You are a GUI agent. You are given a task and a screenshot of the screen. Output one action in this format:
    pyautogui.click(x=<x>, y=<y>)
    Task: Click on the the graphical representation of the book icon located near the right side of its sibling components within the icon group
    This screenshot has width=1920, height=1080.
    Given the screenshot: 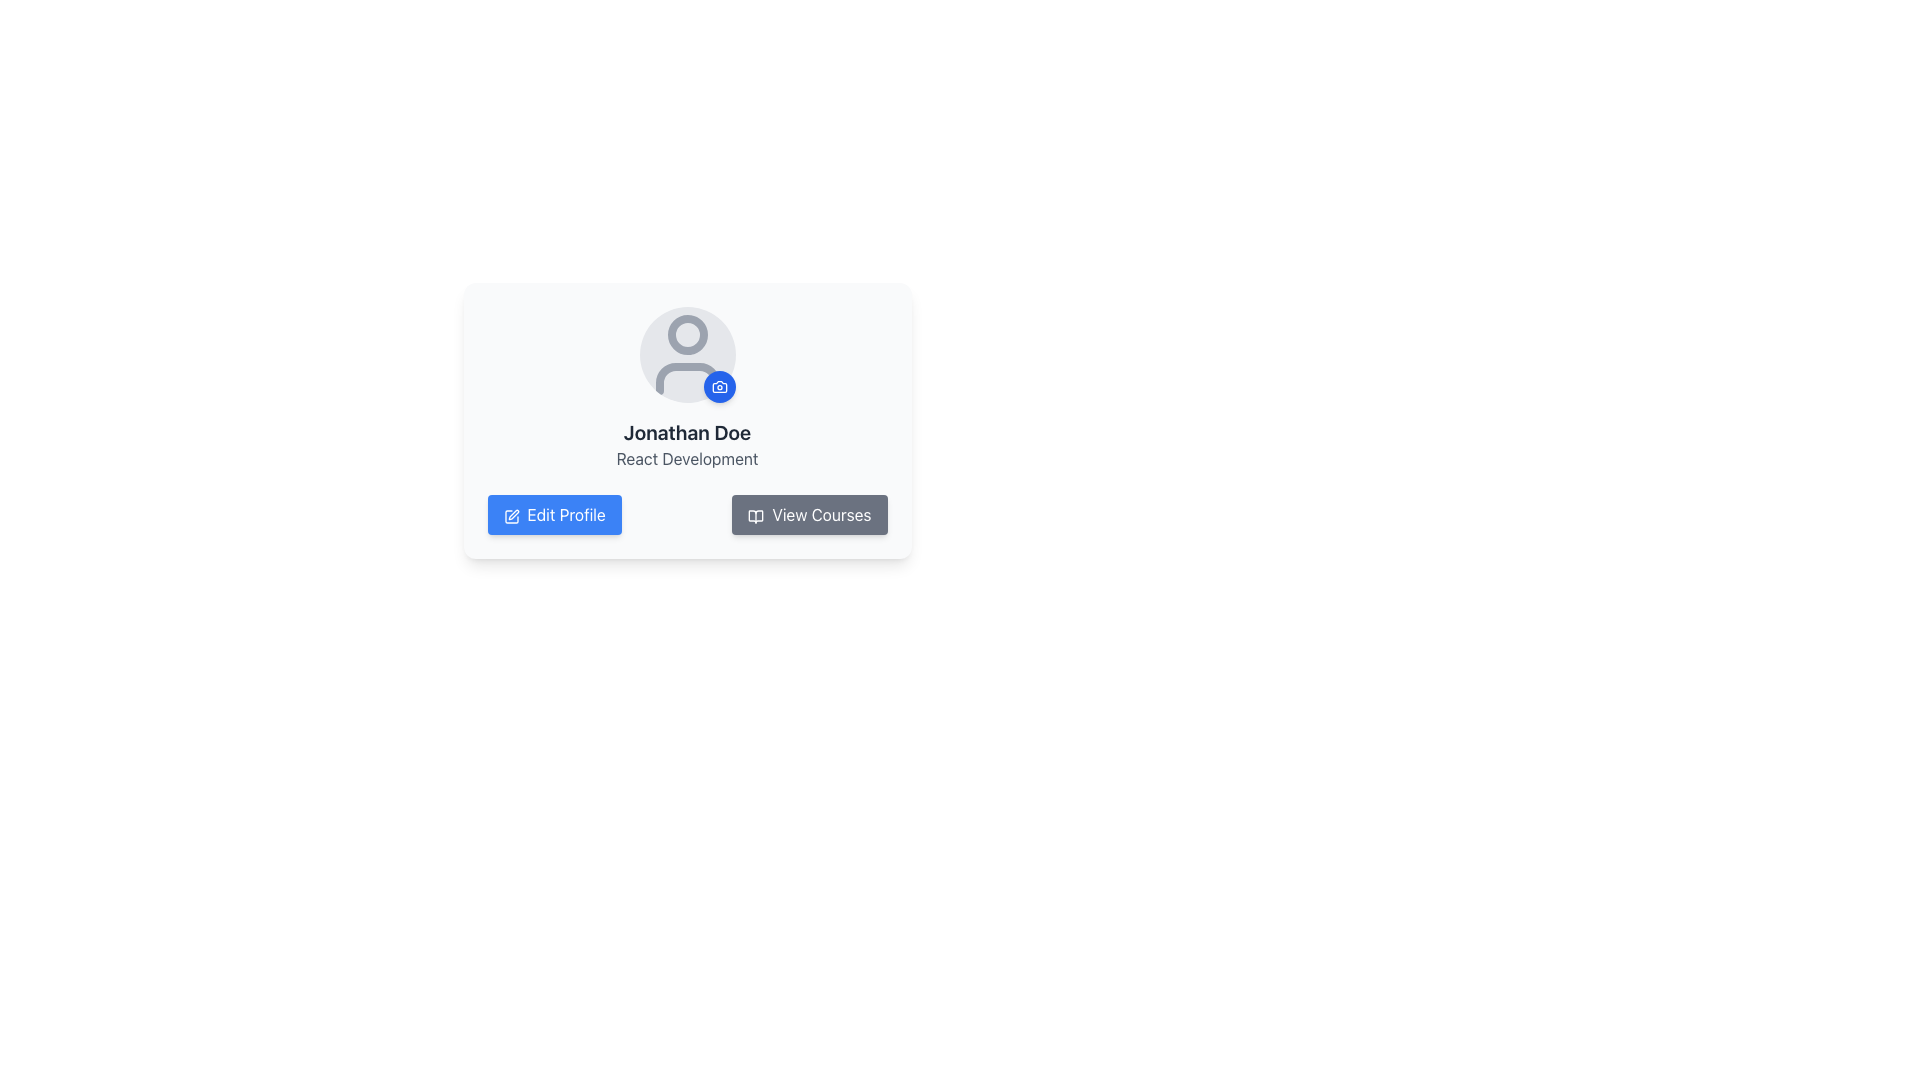 What is the action you would take?
    pyautogui.click(x=755, y=515)
    